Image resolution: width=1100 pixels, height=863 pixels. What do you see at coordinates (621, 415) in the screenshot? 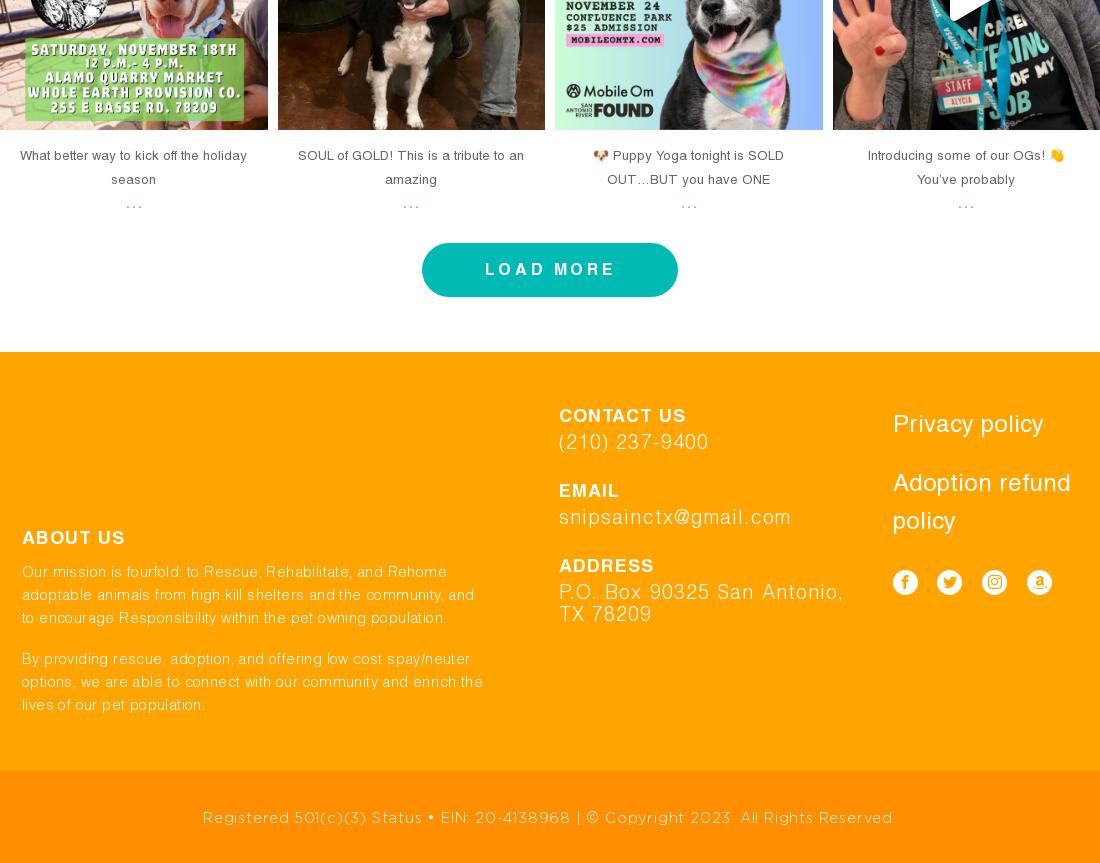
I see `'Contact us'` at bounding box center [621, 415].